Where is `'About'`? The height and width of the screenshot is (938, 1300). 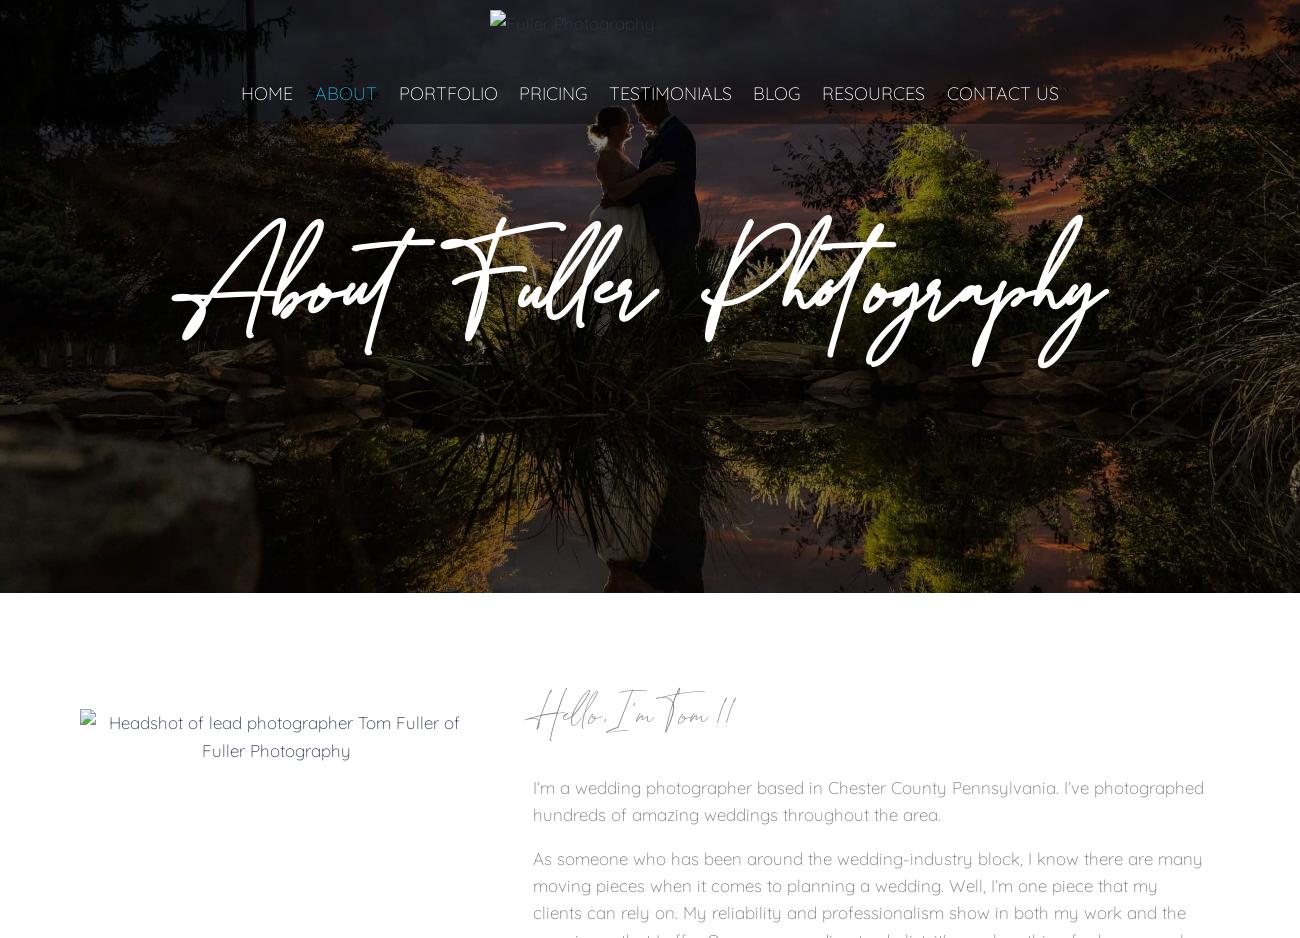 'About' is located at coordinates (345, 93).